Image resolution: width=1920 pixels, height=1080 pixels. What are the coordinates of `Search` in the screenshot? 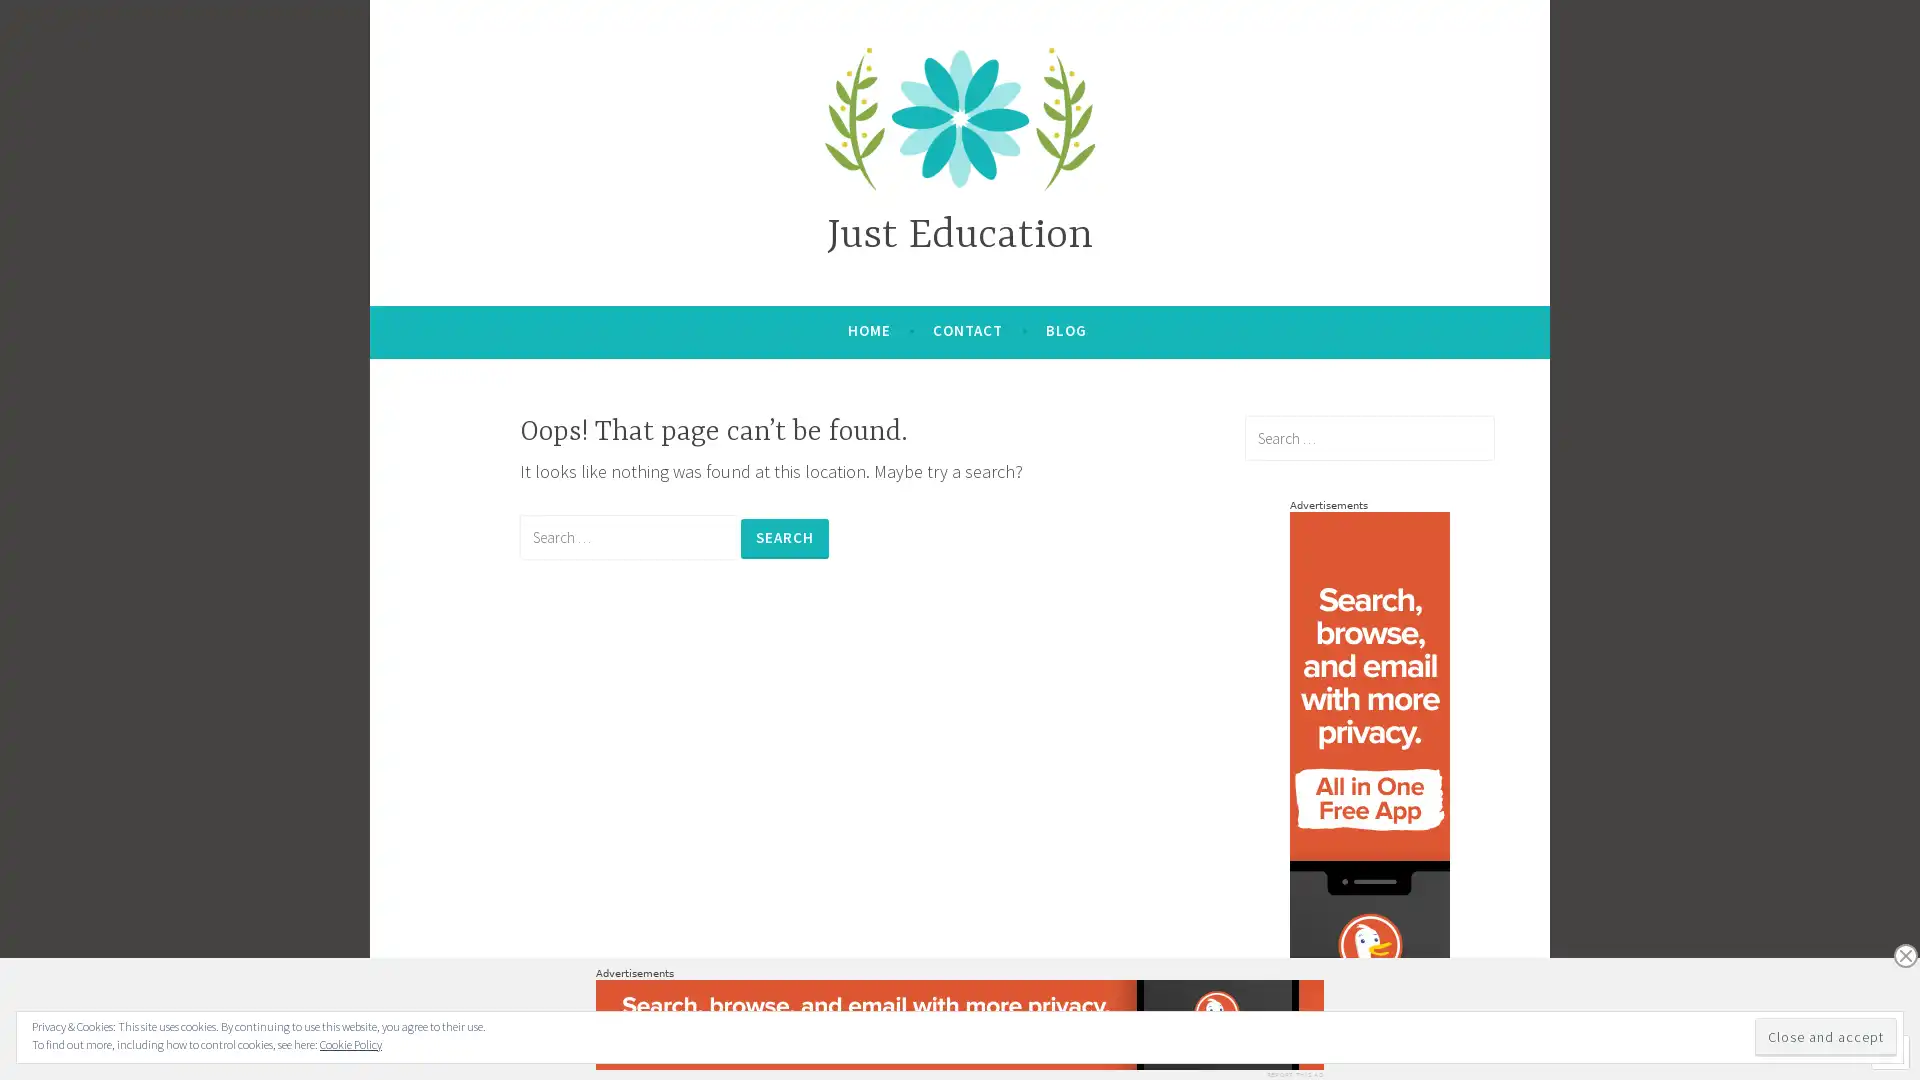 It's located at (784, 537).